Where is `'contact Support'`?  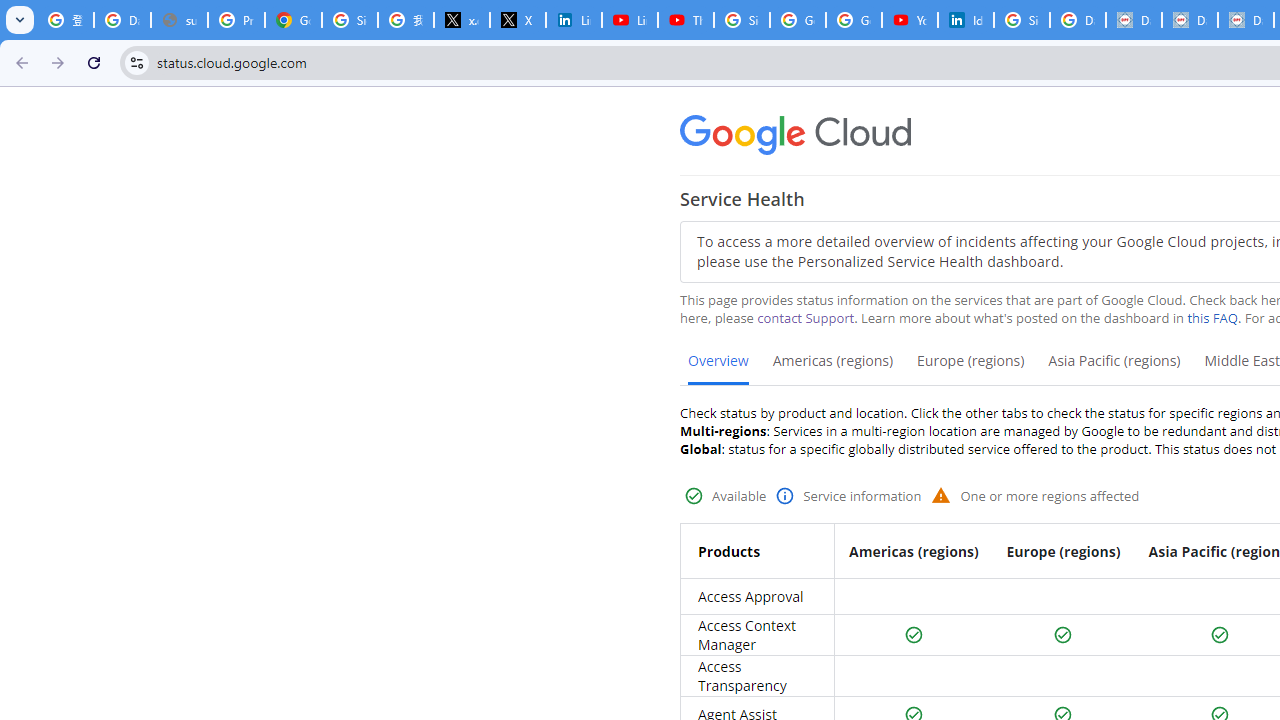
'contact Support' is located at coordinates (805, 317).